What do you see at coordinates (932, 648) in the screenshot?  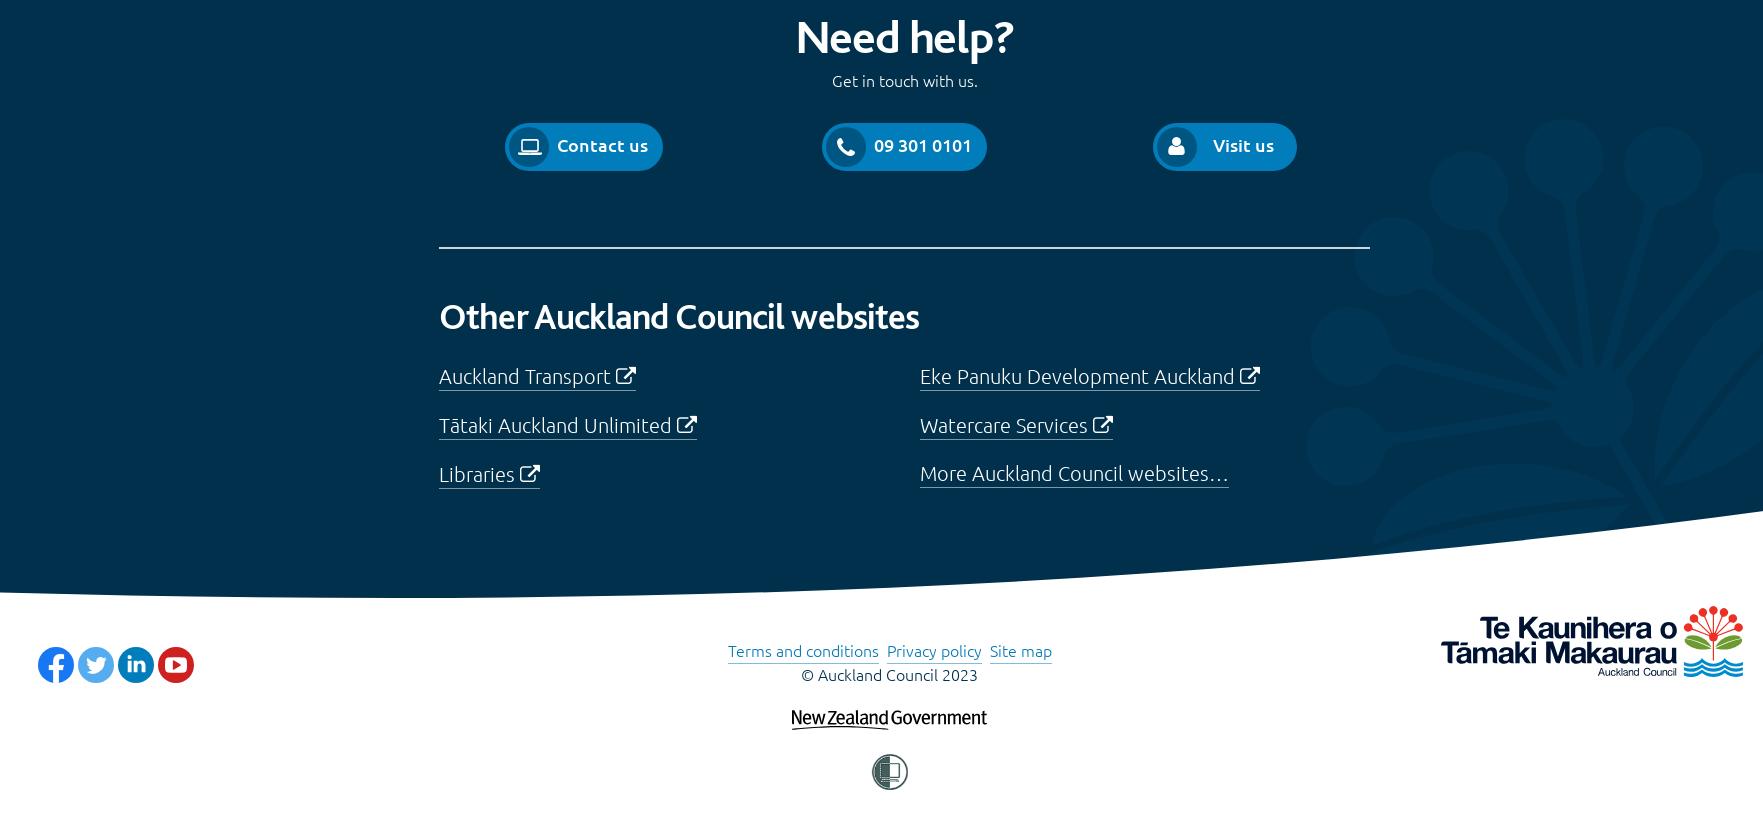 I see `'Privacy policy'` at bounding box center [932, 648].